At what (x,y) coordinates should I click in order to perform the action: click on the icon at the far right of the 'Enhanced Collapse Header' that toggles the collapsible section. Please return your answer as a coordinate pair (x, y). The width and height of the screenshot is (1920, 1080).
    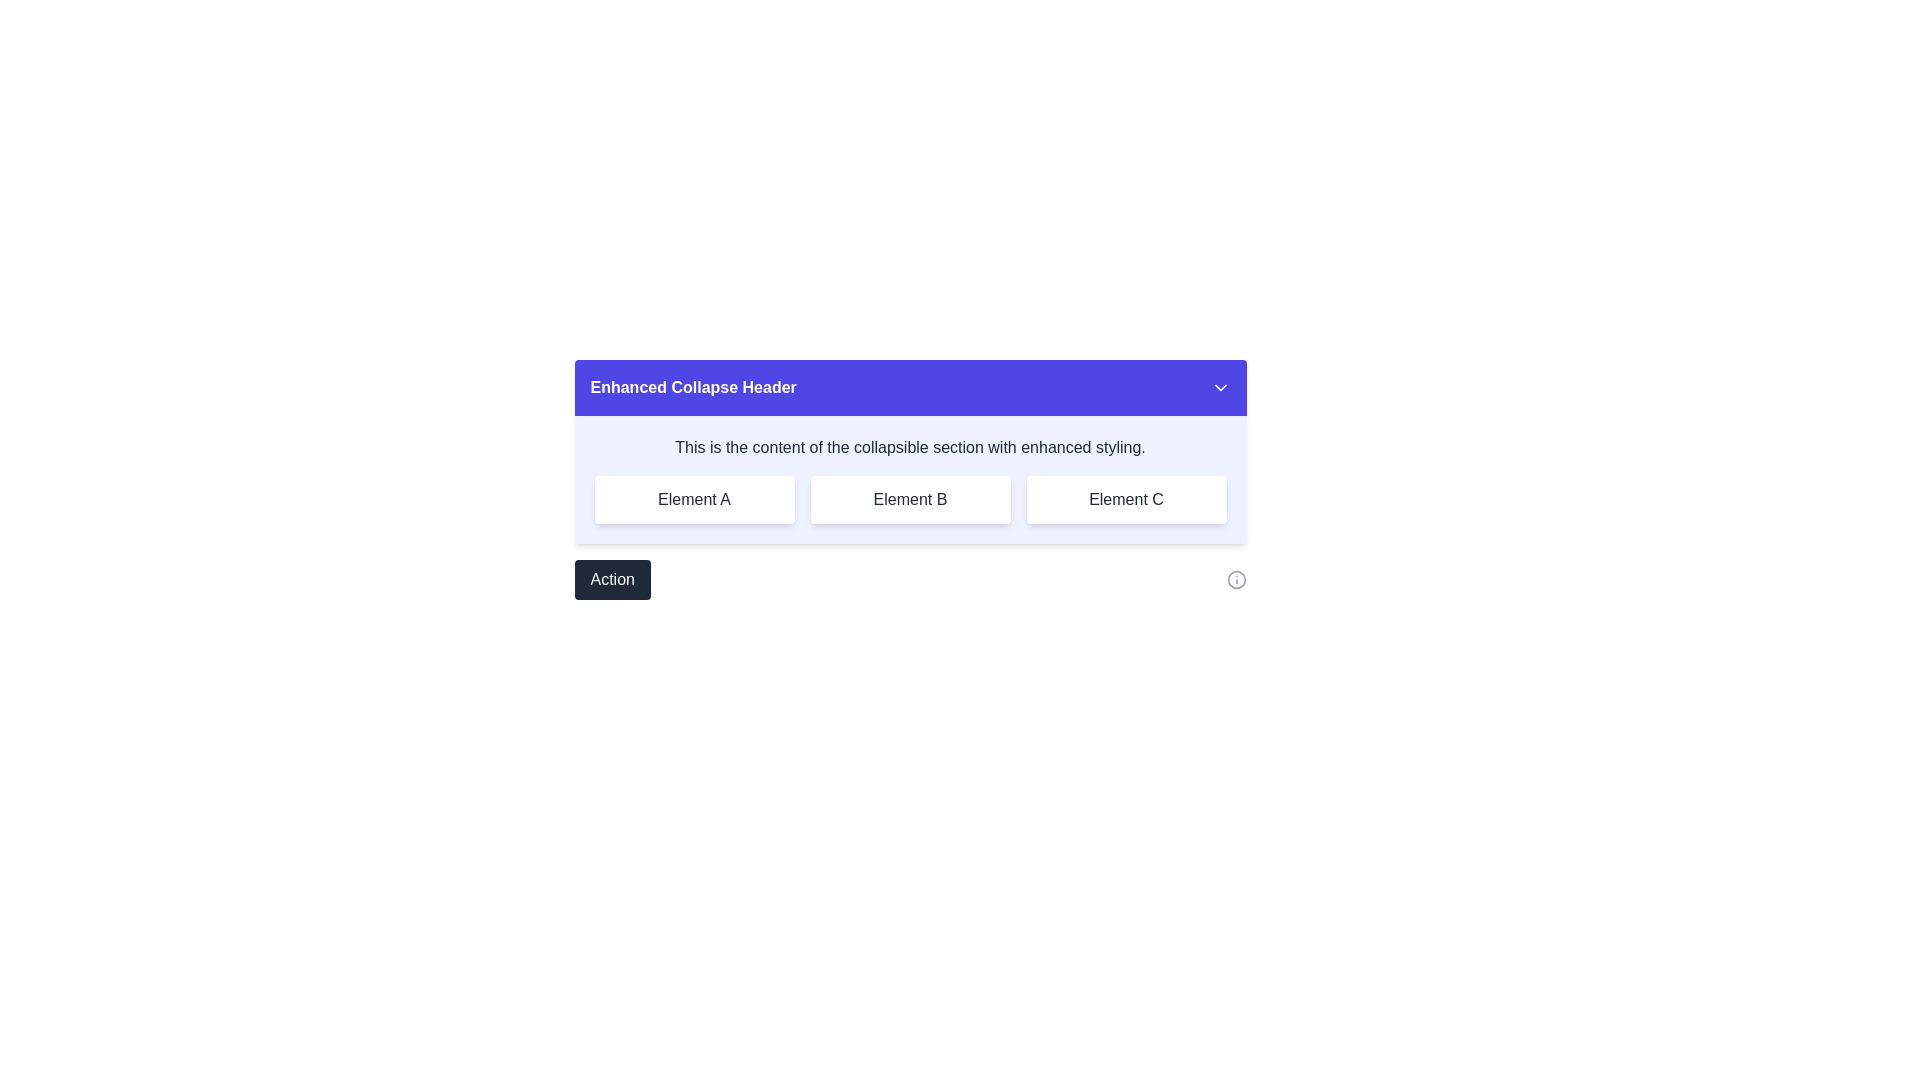
    Looking at the image, I should click on (1219, 388).